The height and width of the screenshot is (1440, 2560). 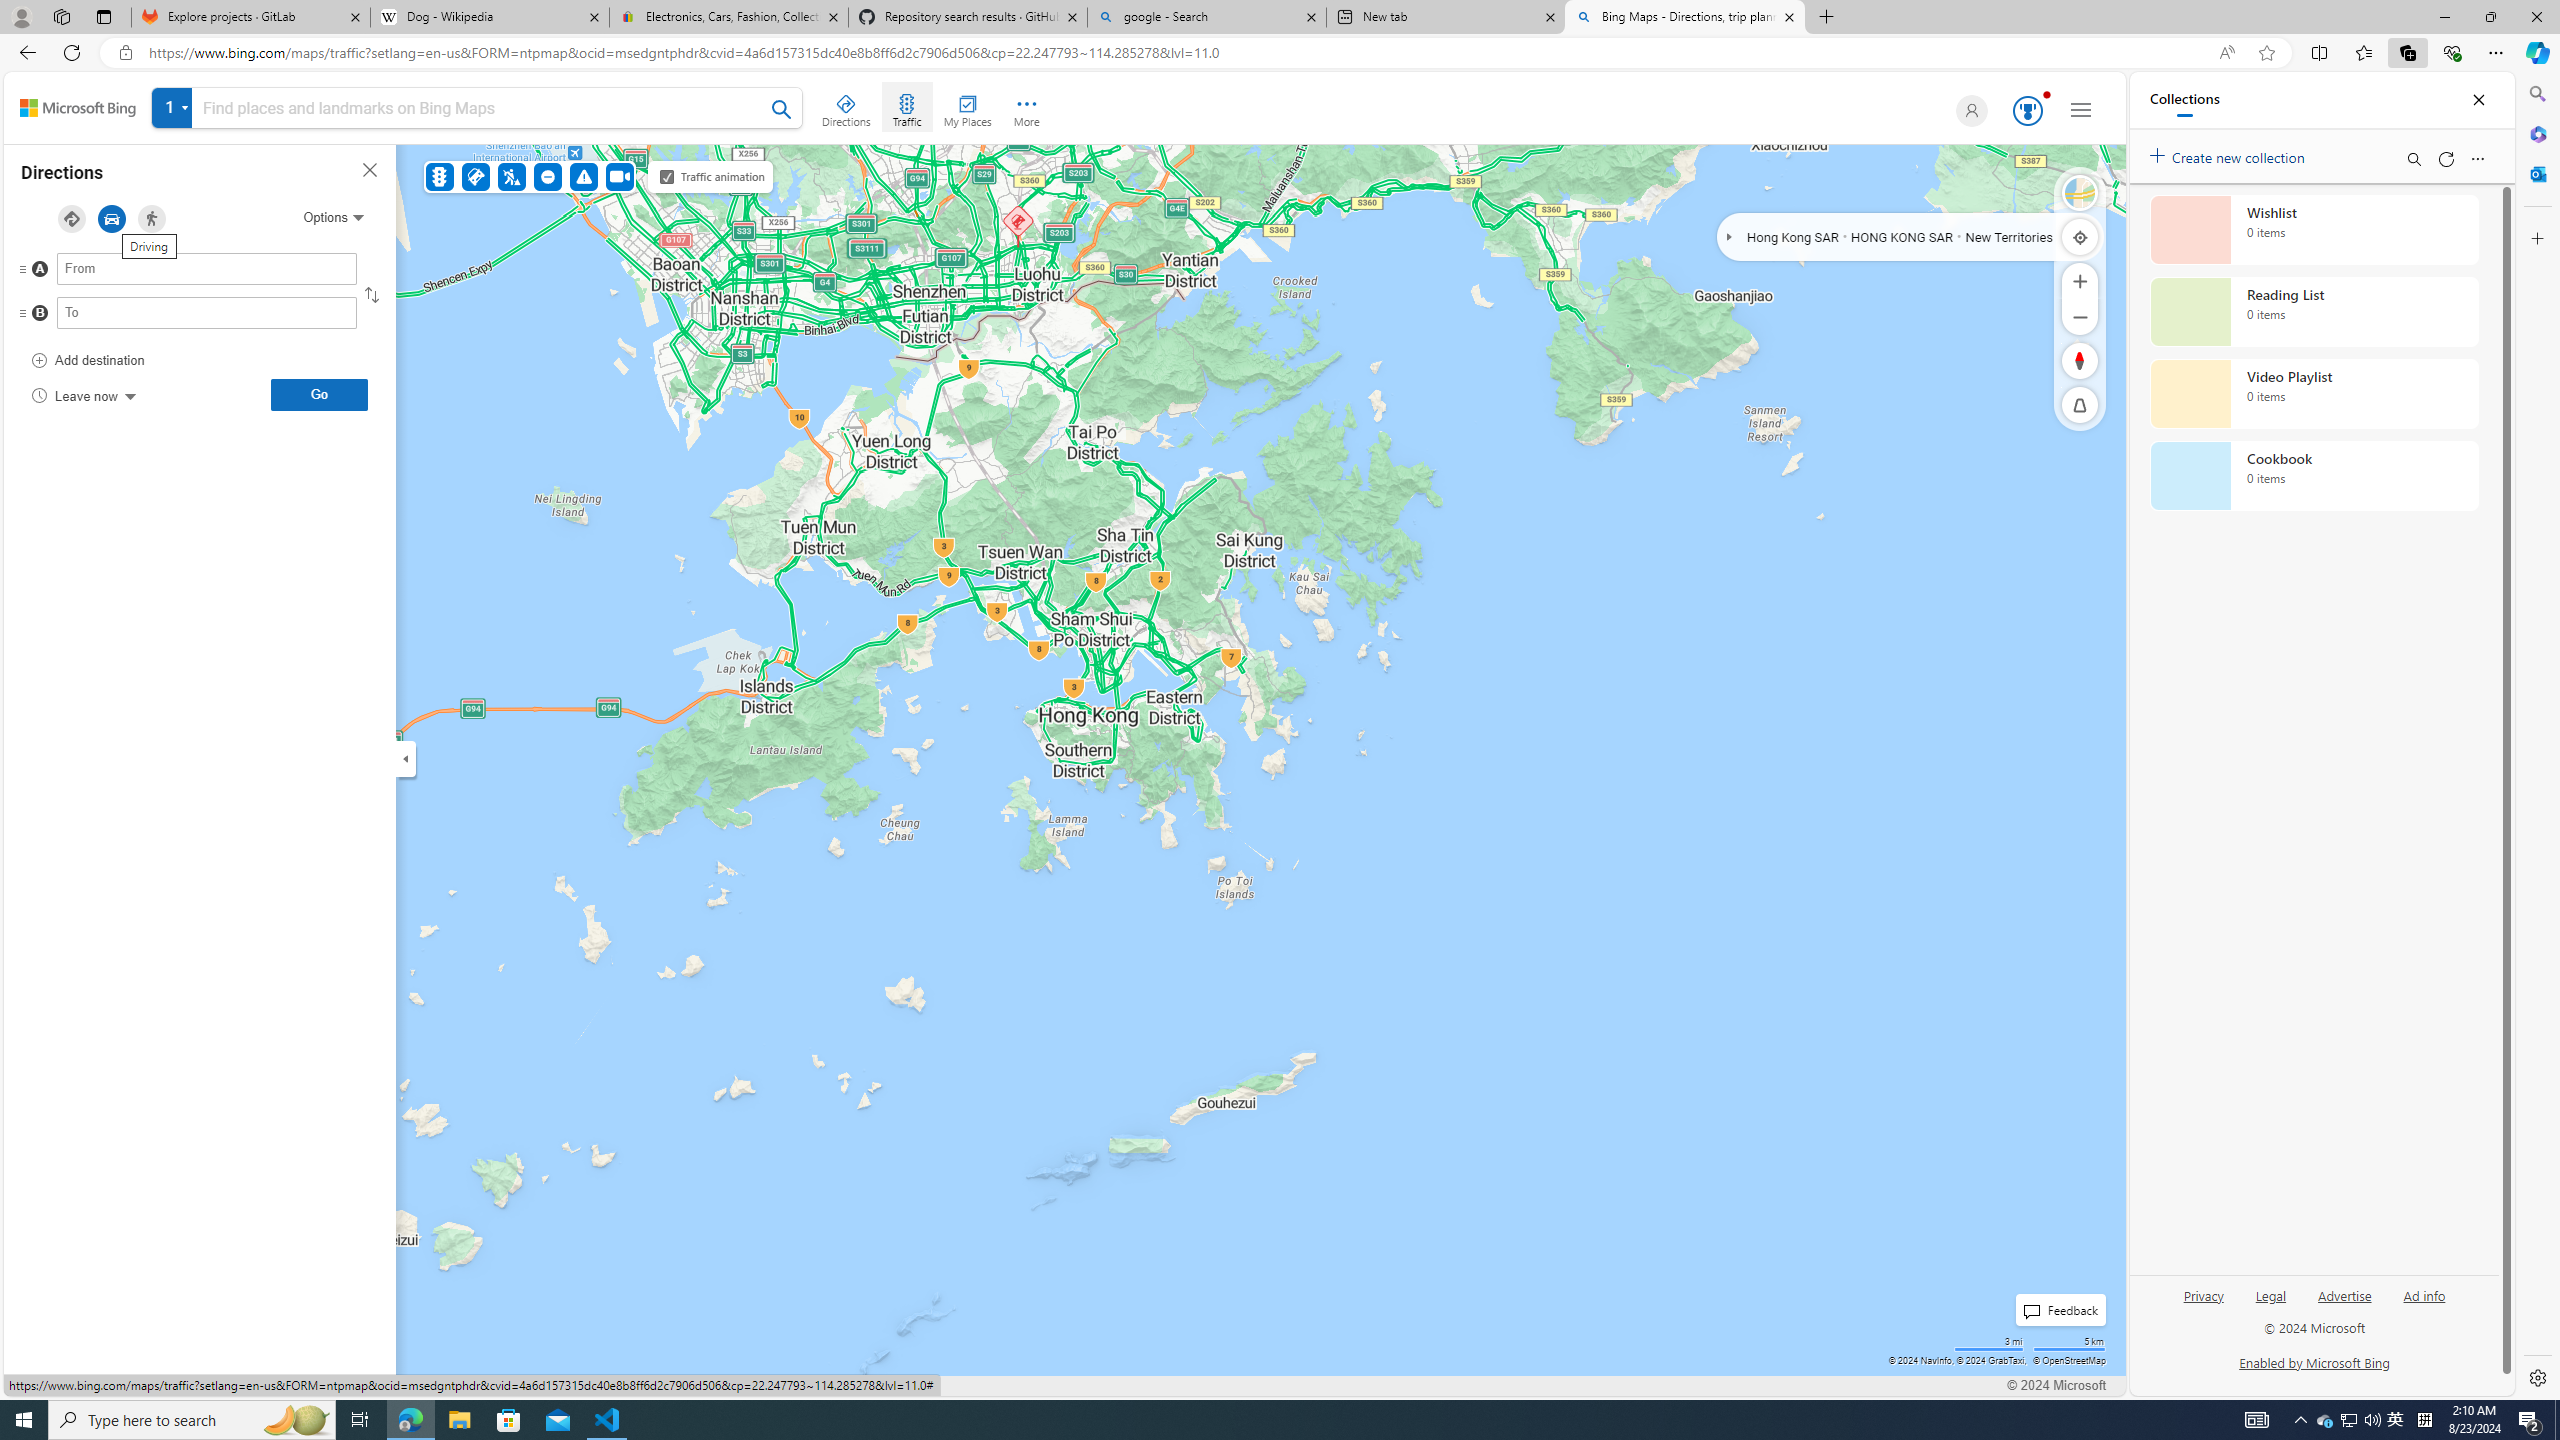 I want to click on 'Animation', so click(x=2046, y=95).